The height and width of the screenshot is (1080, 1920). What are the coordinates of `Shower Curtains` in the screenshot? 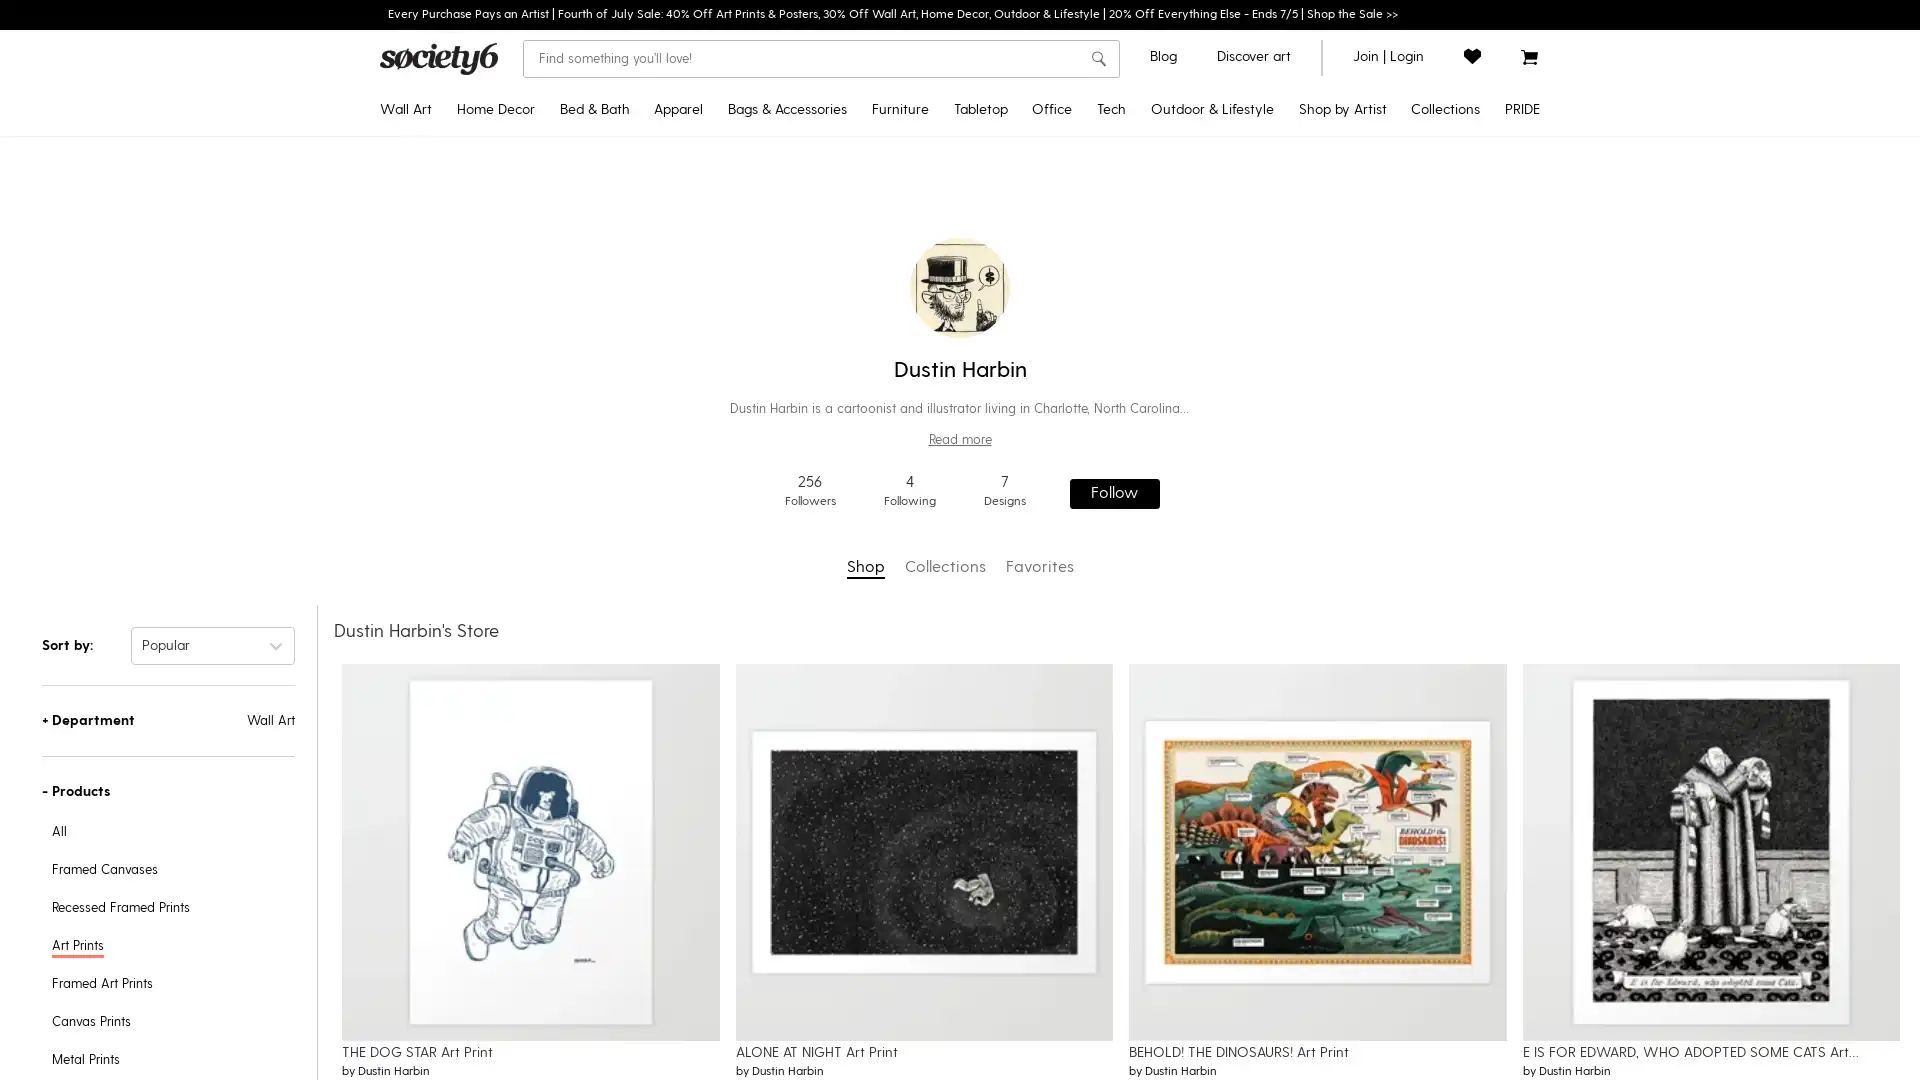 It's located at (637, 256).